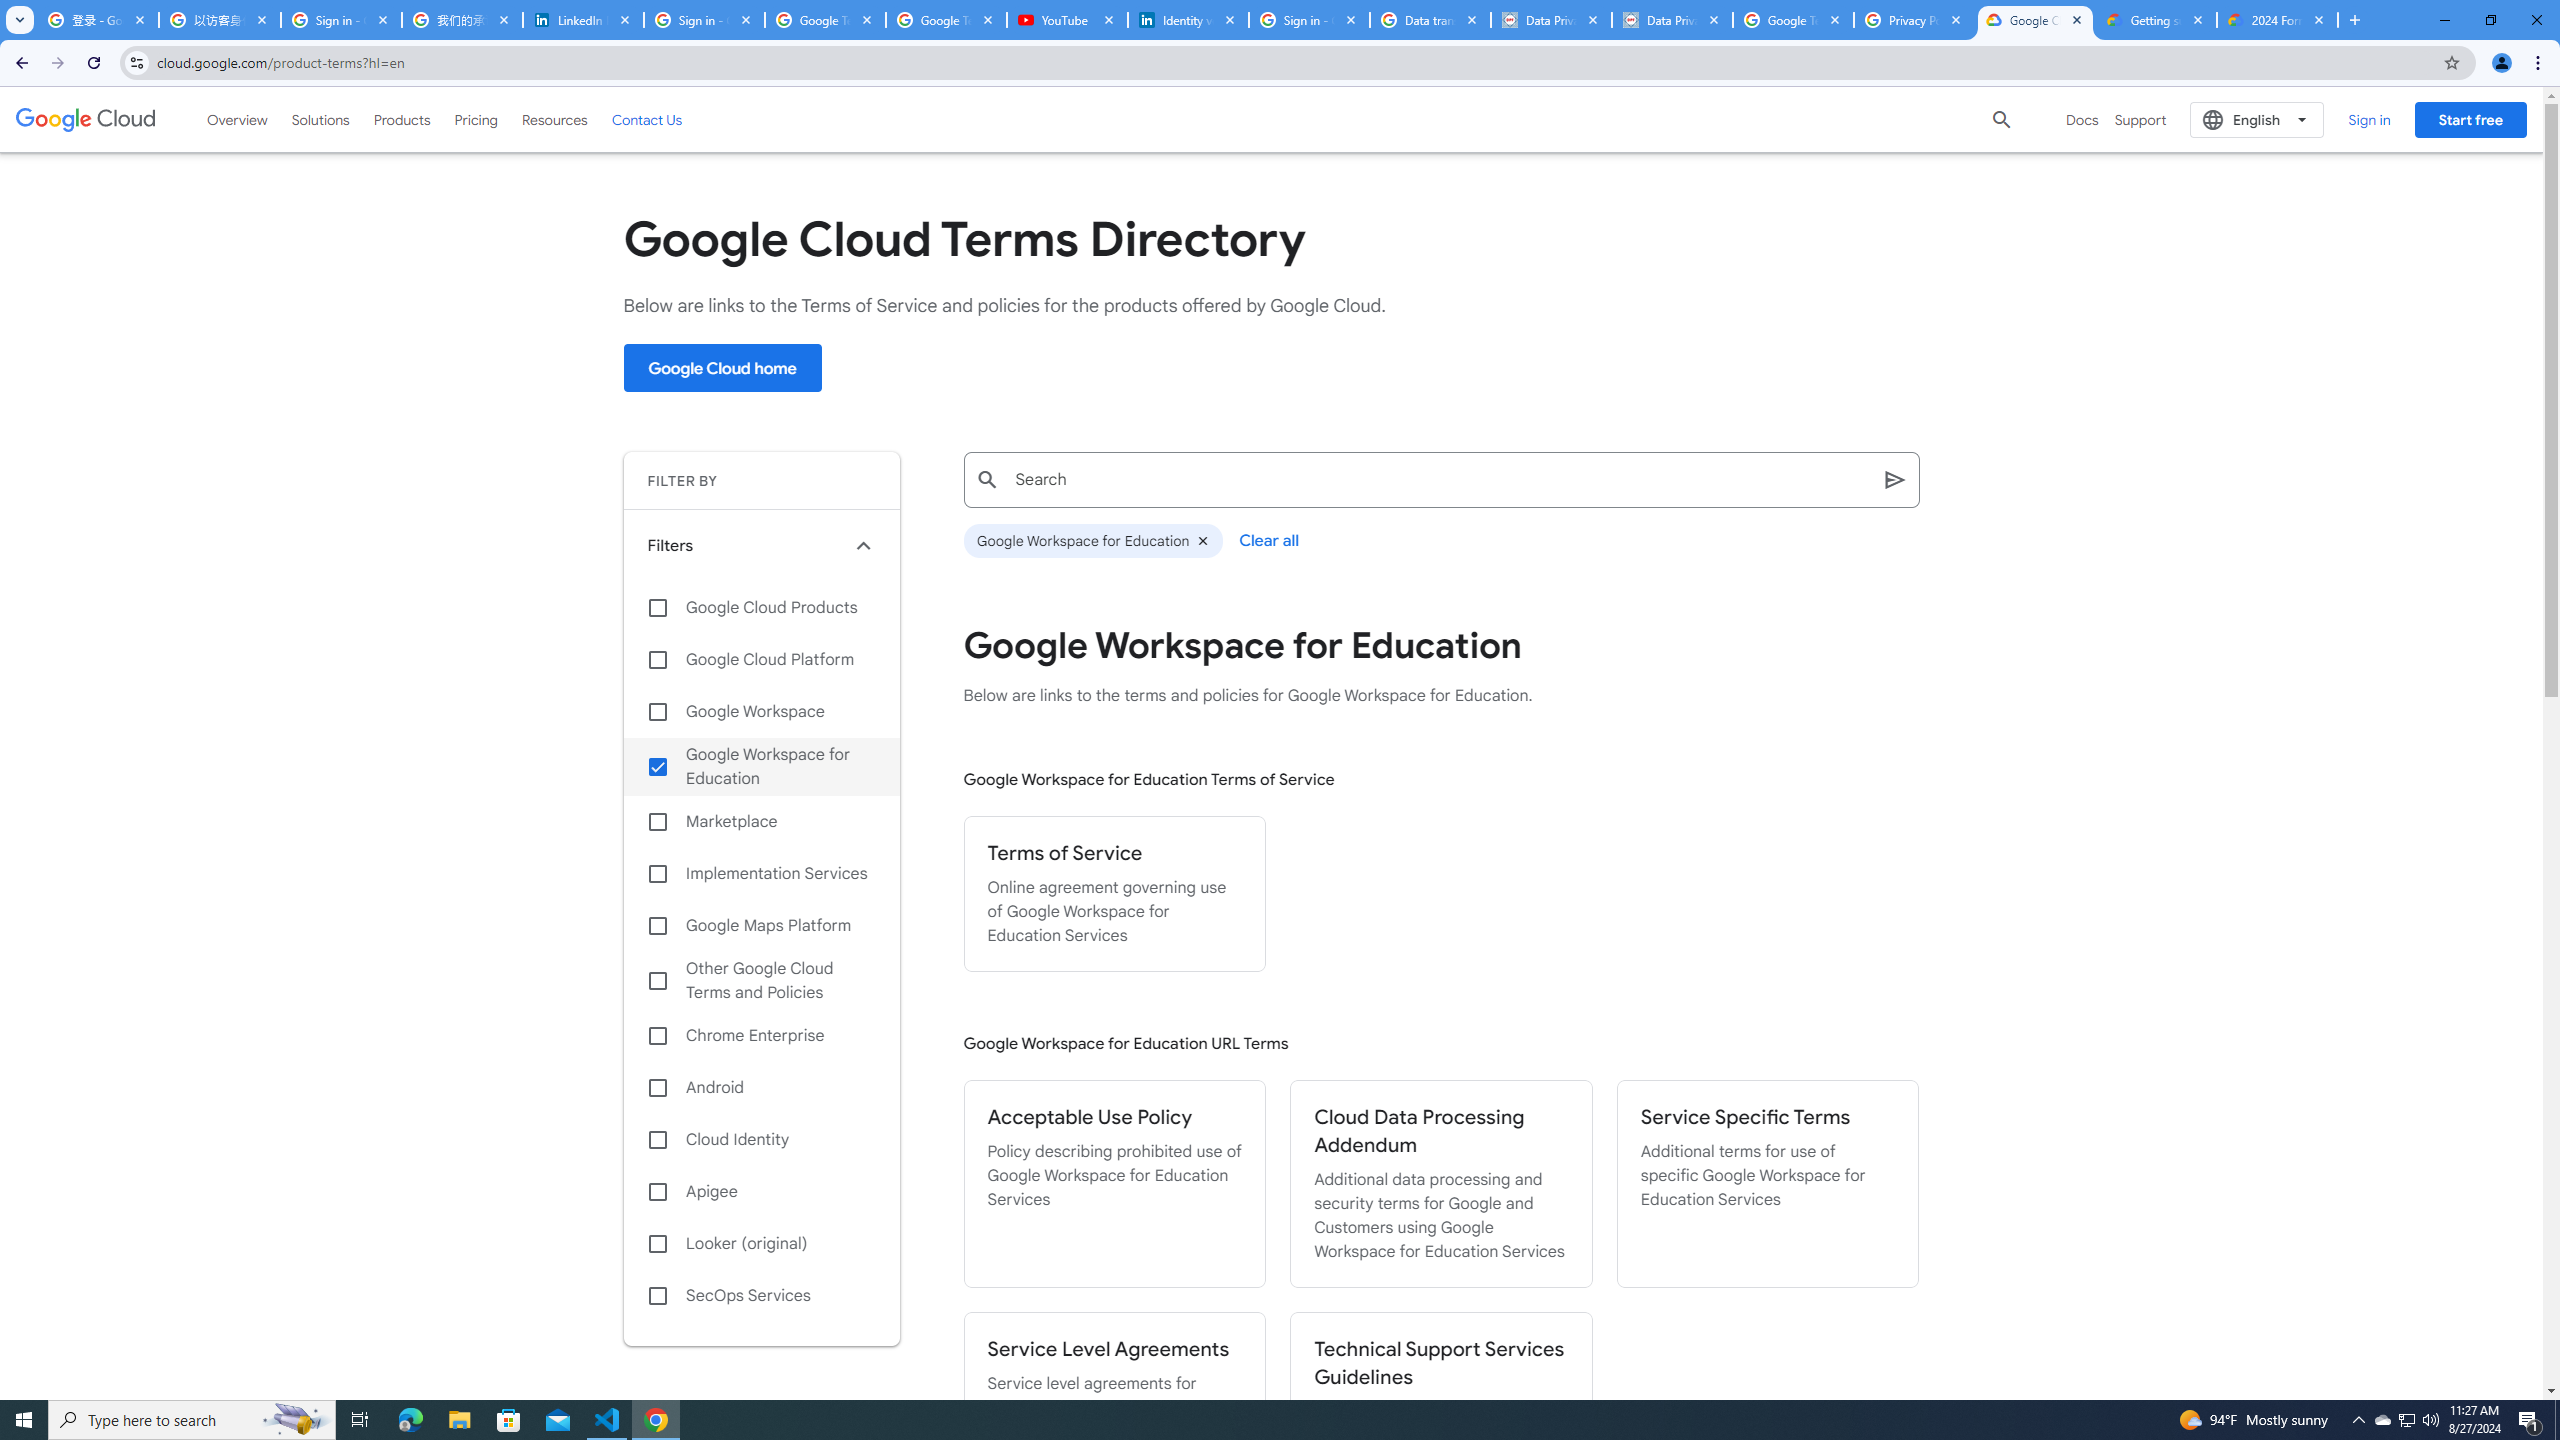  Describe the element at coordinates (761, 822) in the screenshot. I see `'Marketplace'` at that location.